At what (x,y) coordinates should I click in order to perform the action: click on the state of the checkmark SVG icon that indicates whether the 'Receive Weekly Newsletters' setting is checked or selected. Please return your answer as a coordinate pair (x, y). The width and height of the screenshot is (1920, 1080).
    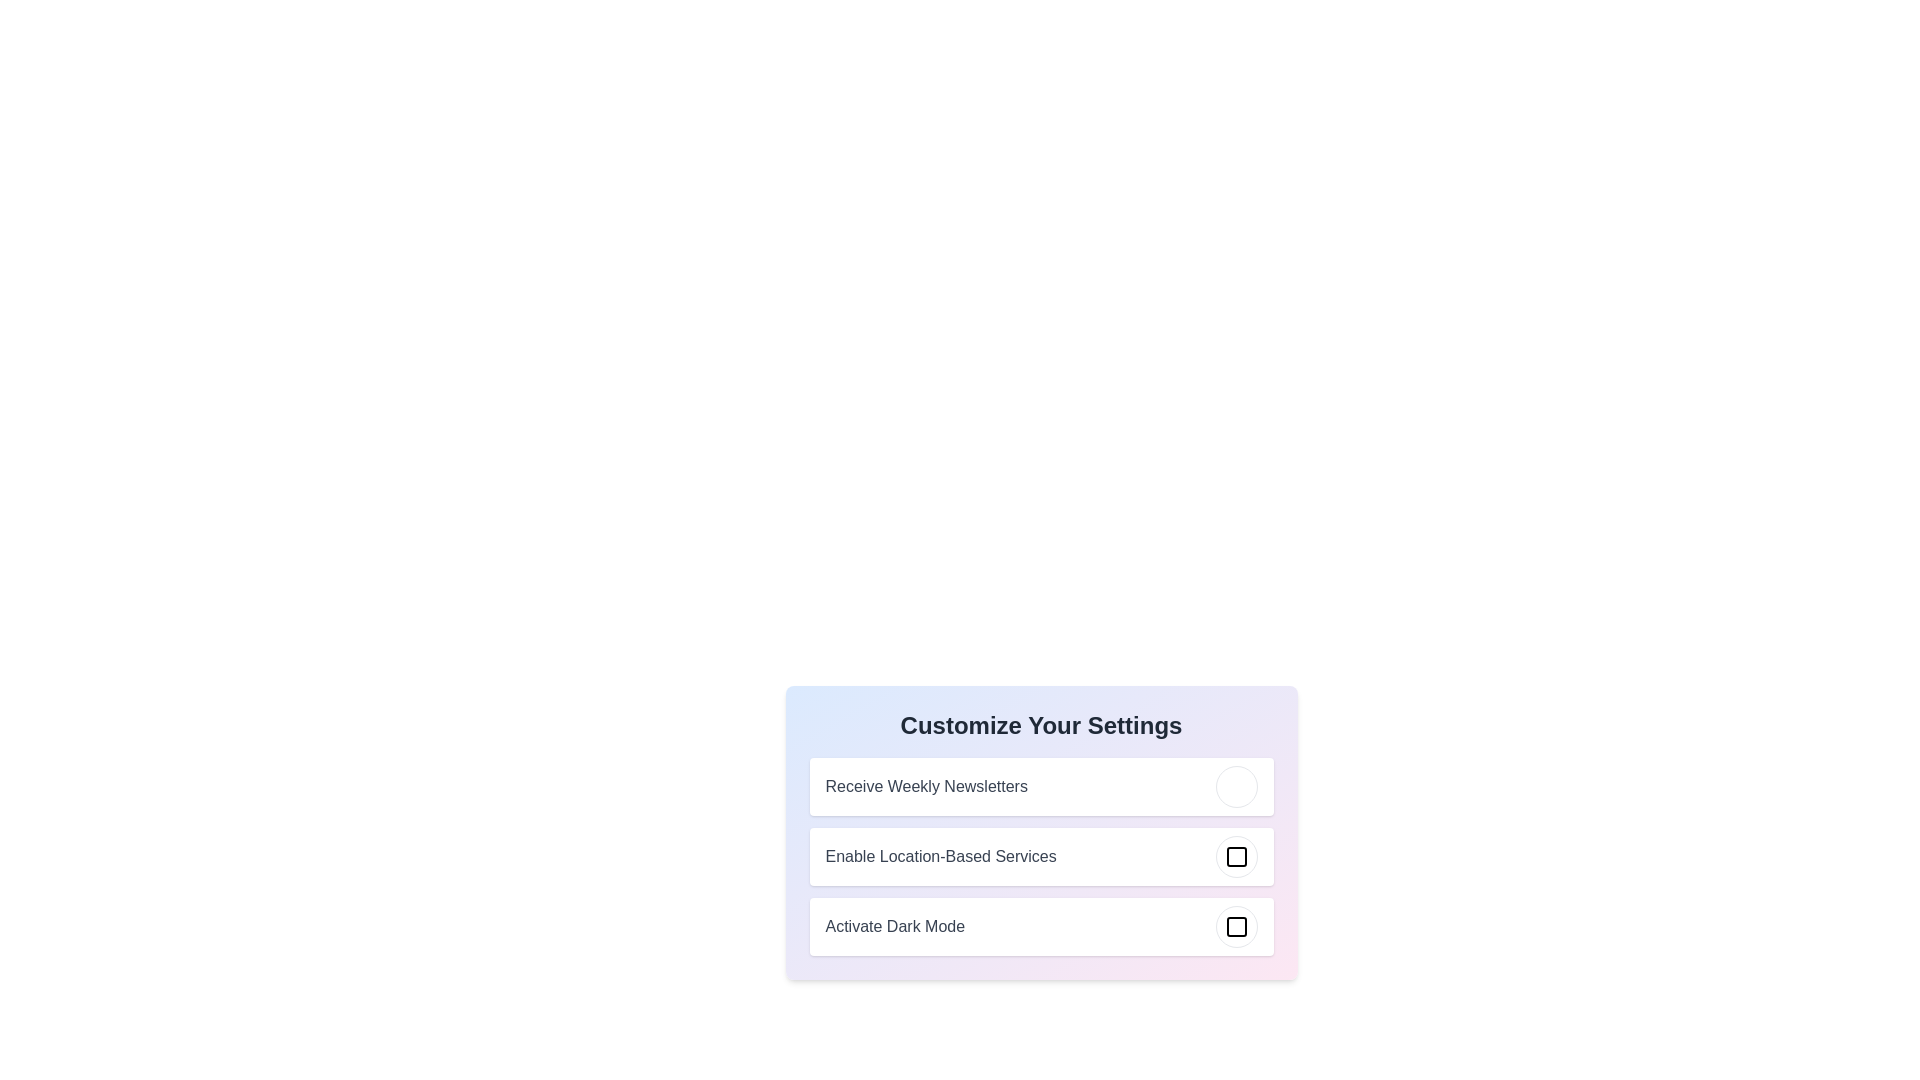
    Looking at the image, I should click on (1238, 782).